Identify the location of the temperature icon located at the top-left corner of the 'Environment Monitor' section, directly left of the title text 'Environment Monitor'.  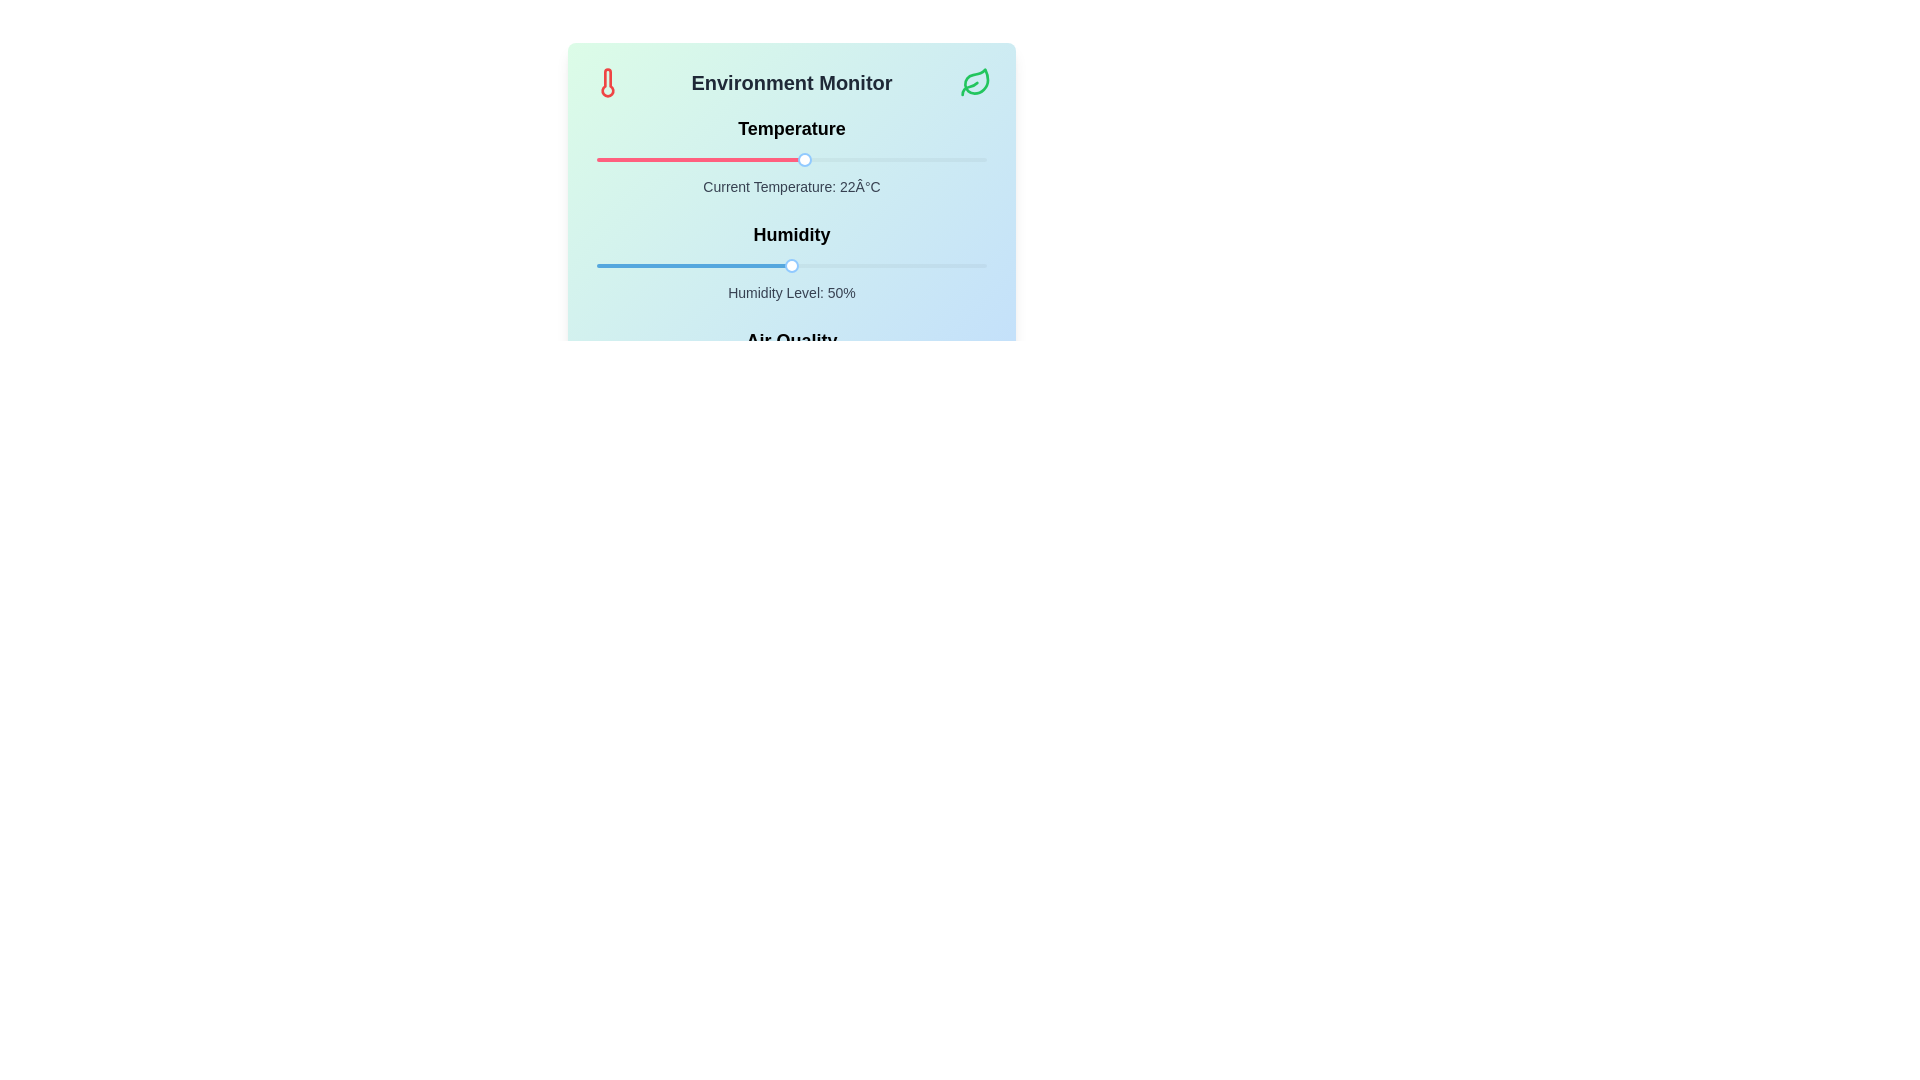
(607, 82).